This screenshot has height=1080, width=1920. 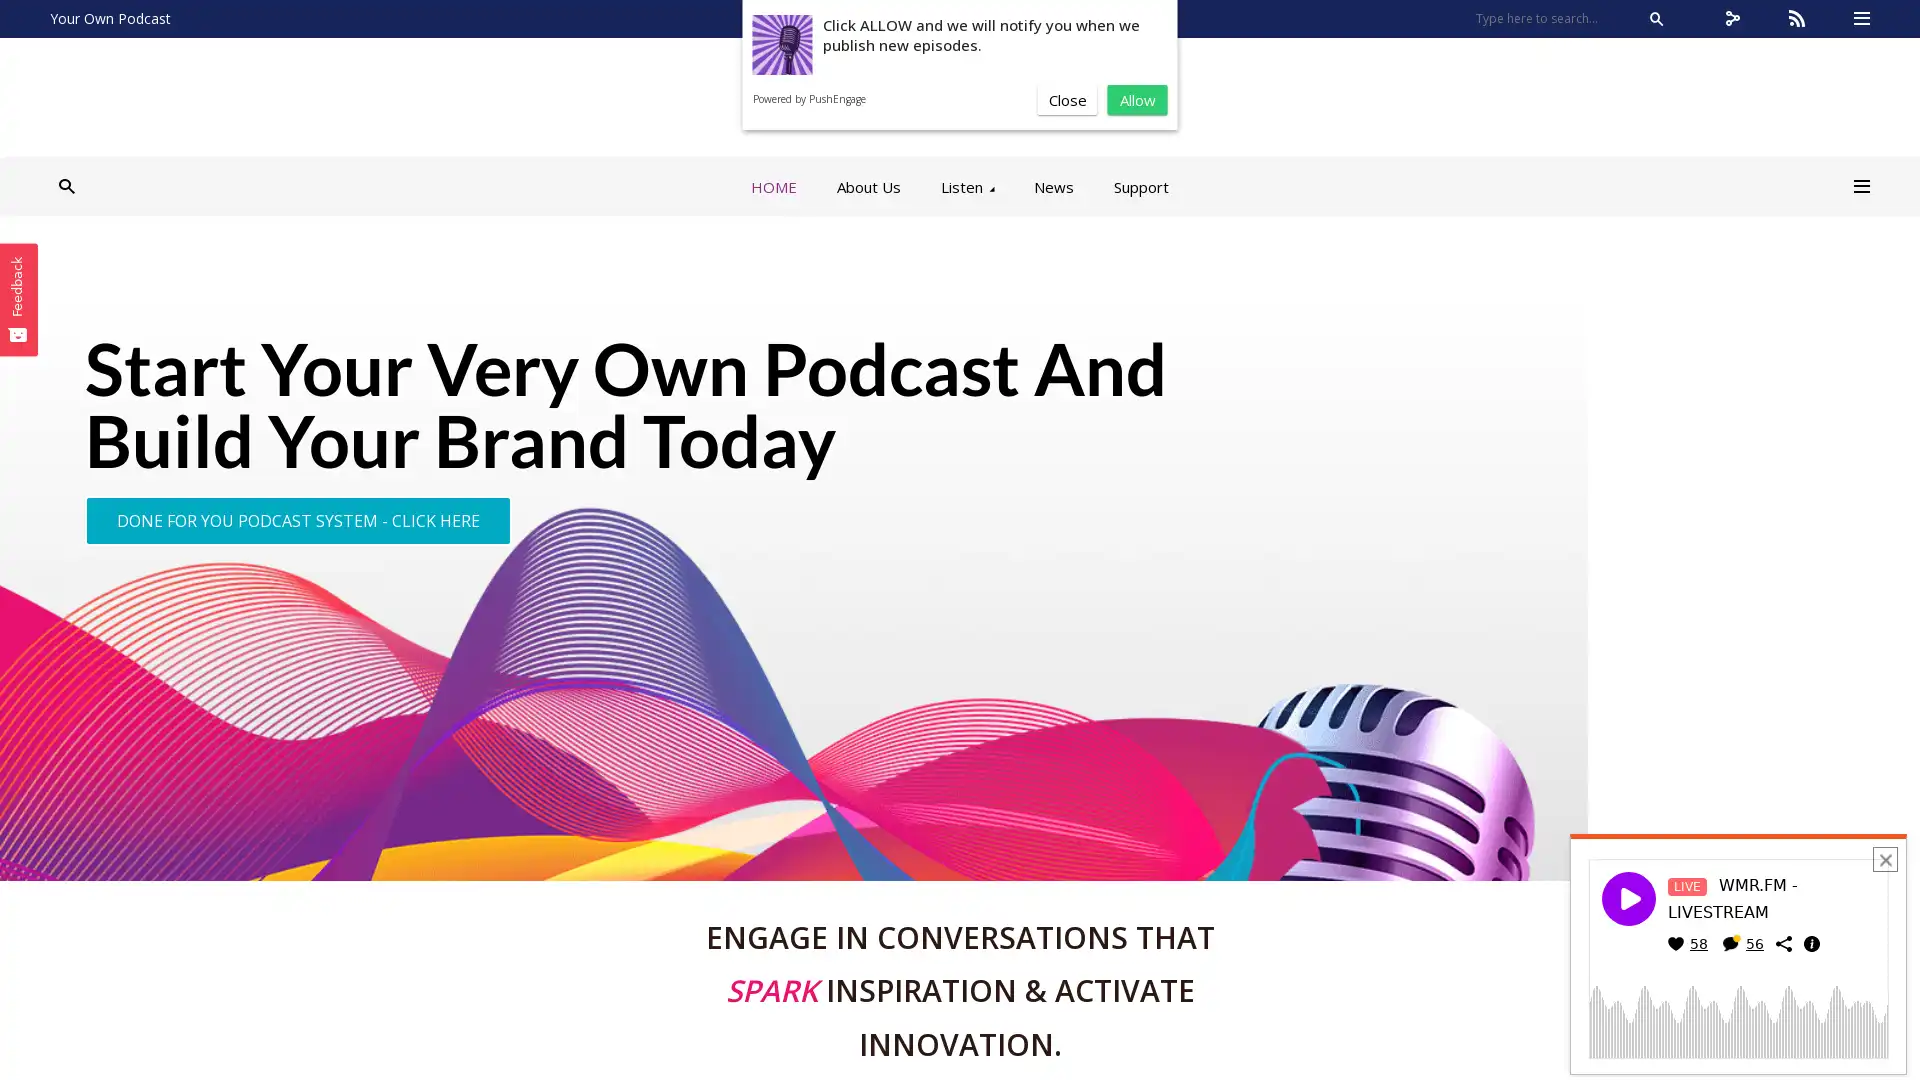 What do you see at coordinates (297, 519) in the screenshot?
I see `DONE FOR YOU PODCAST SYSTEM - CLICK HERE` at bounding box center [297, 519].